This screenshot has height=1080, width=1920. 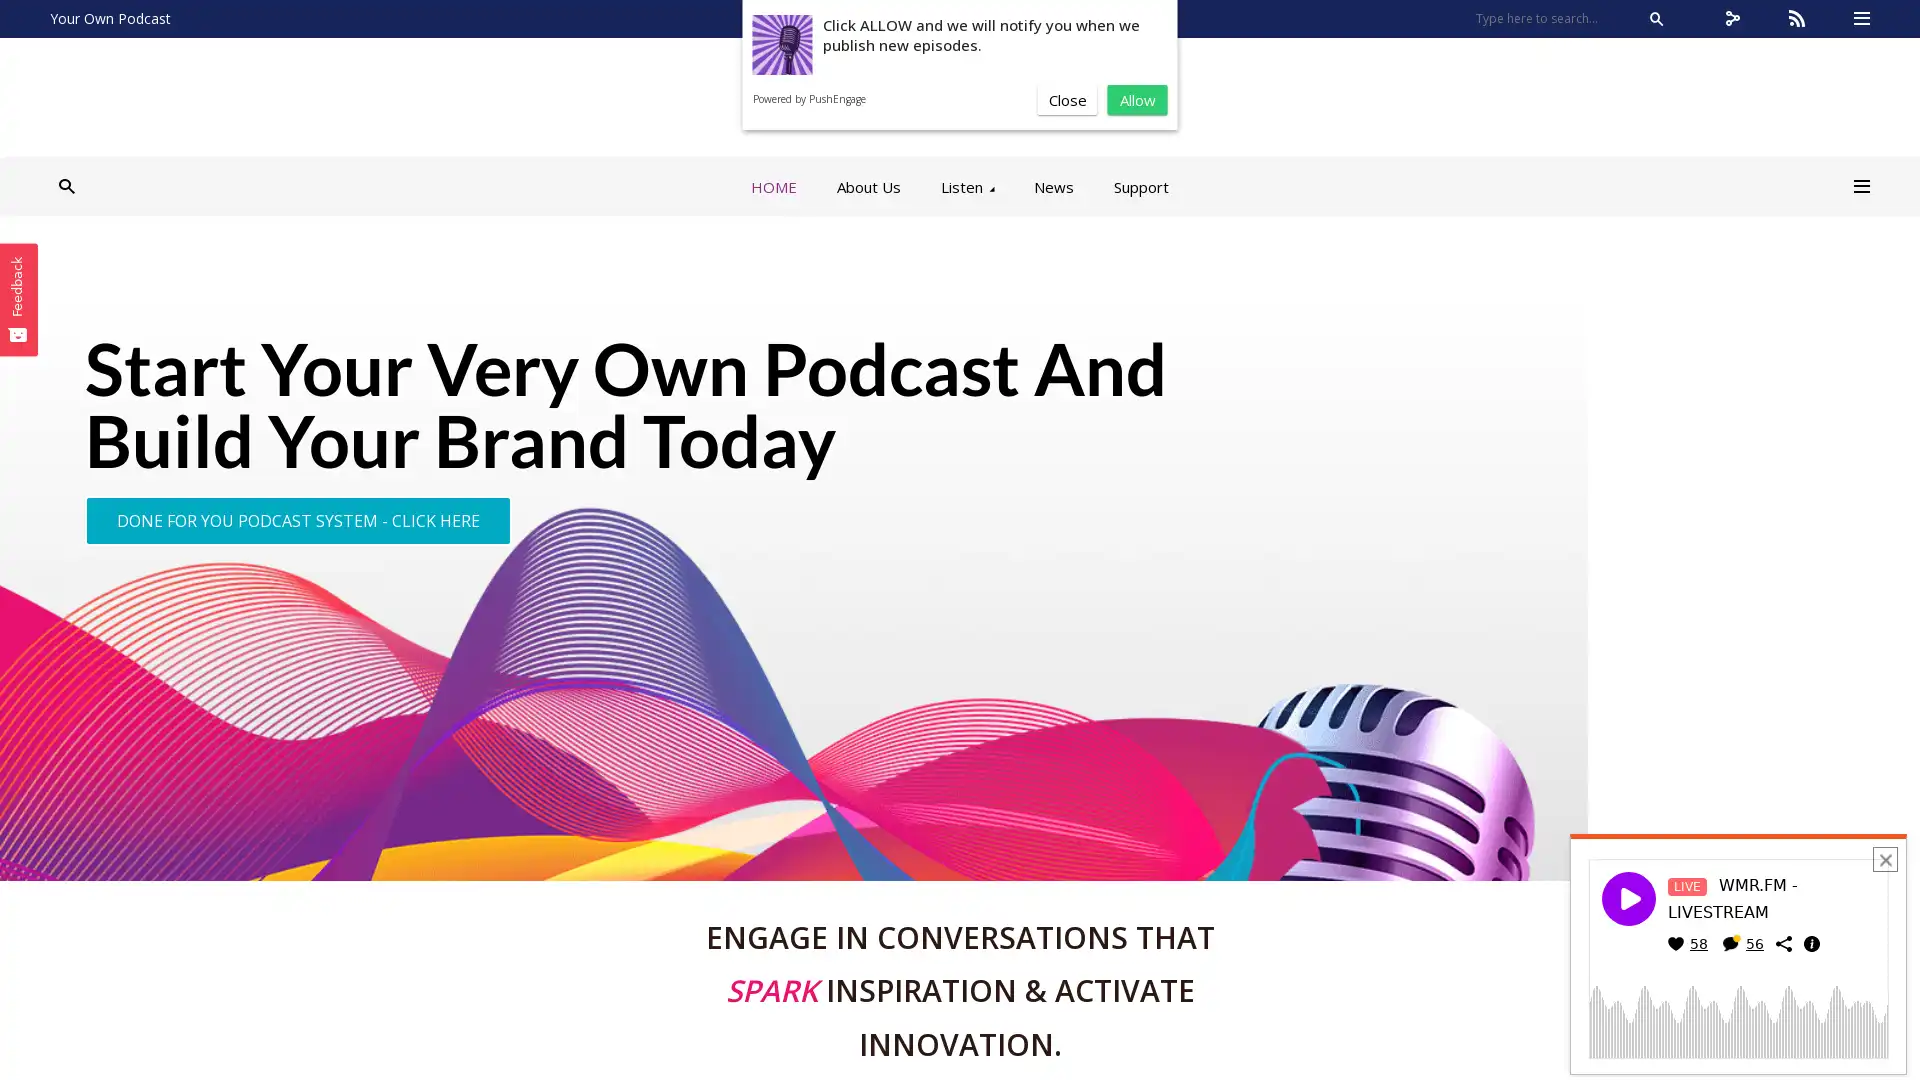 What do you see at coordinates (297, 519) in the screenshot?
I see `DONE FOR YOU PODCAST SYSTEM - CLICK HERE` at bounding box center [297, 519].